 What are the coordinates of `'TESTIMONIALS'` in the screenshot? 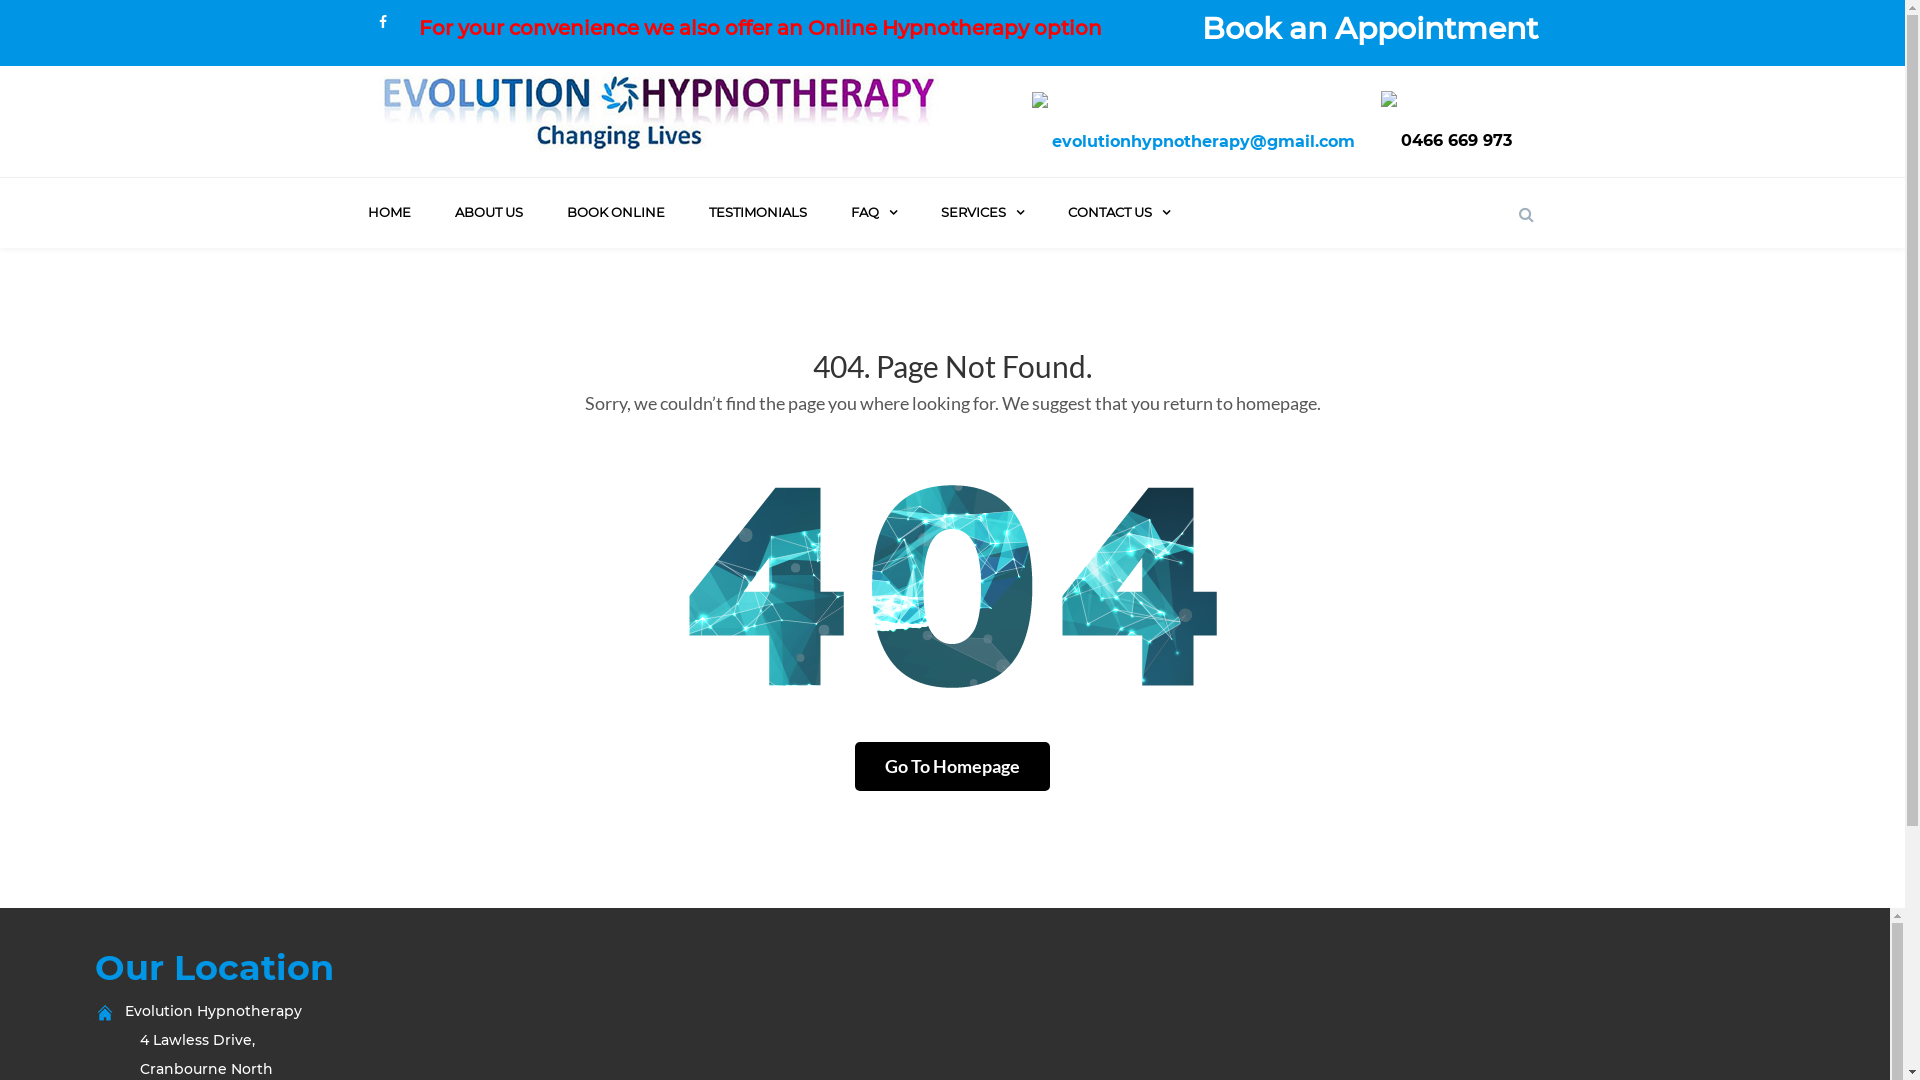 It's located at (708, 212).